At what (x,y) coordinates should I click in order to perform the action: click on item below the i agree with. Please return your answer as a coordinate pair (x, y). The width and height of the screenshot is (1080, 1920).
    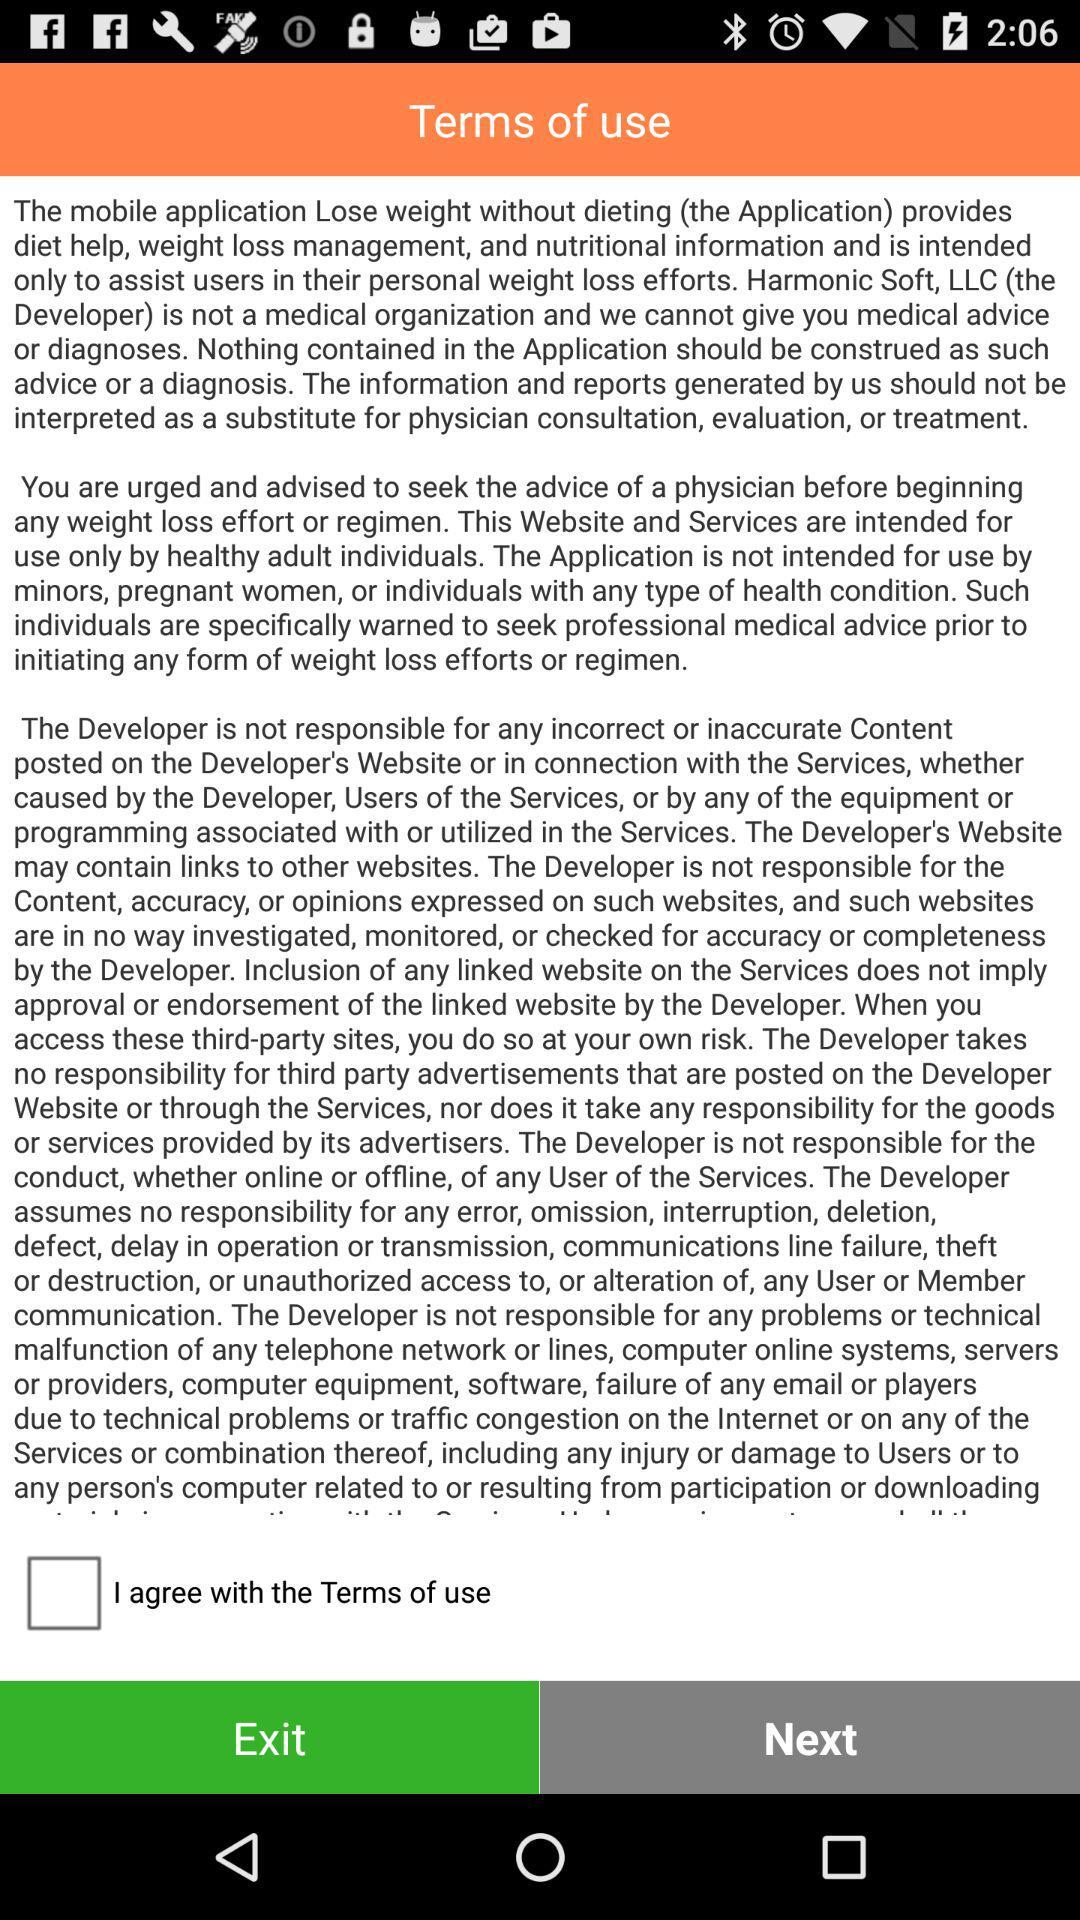
    Looking at the image, I should click on (268, 1736).